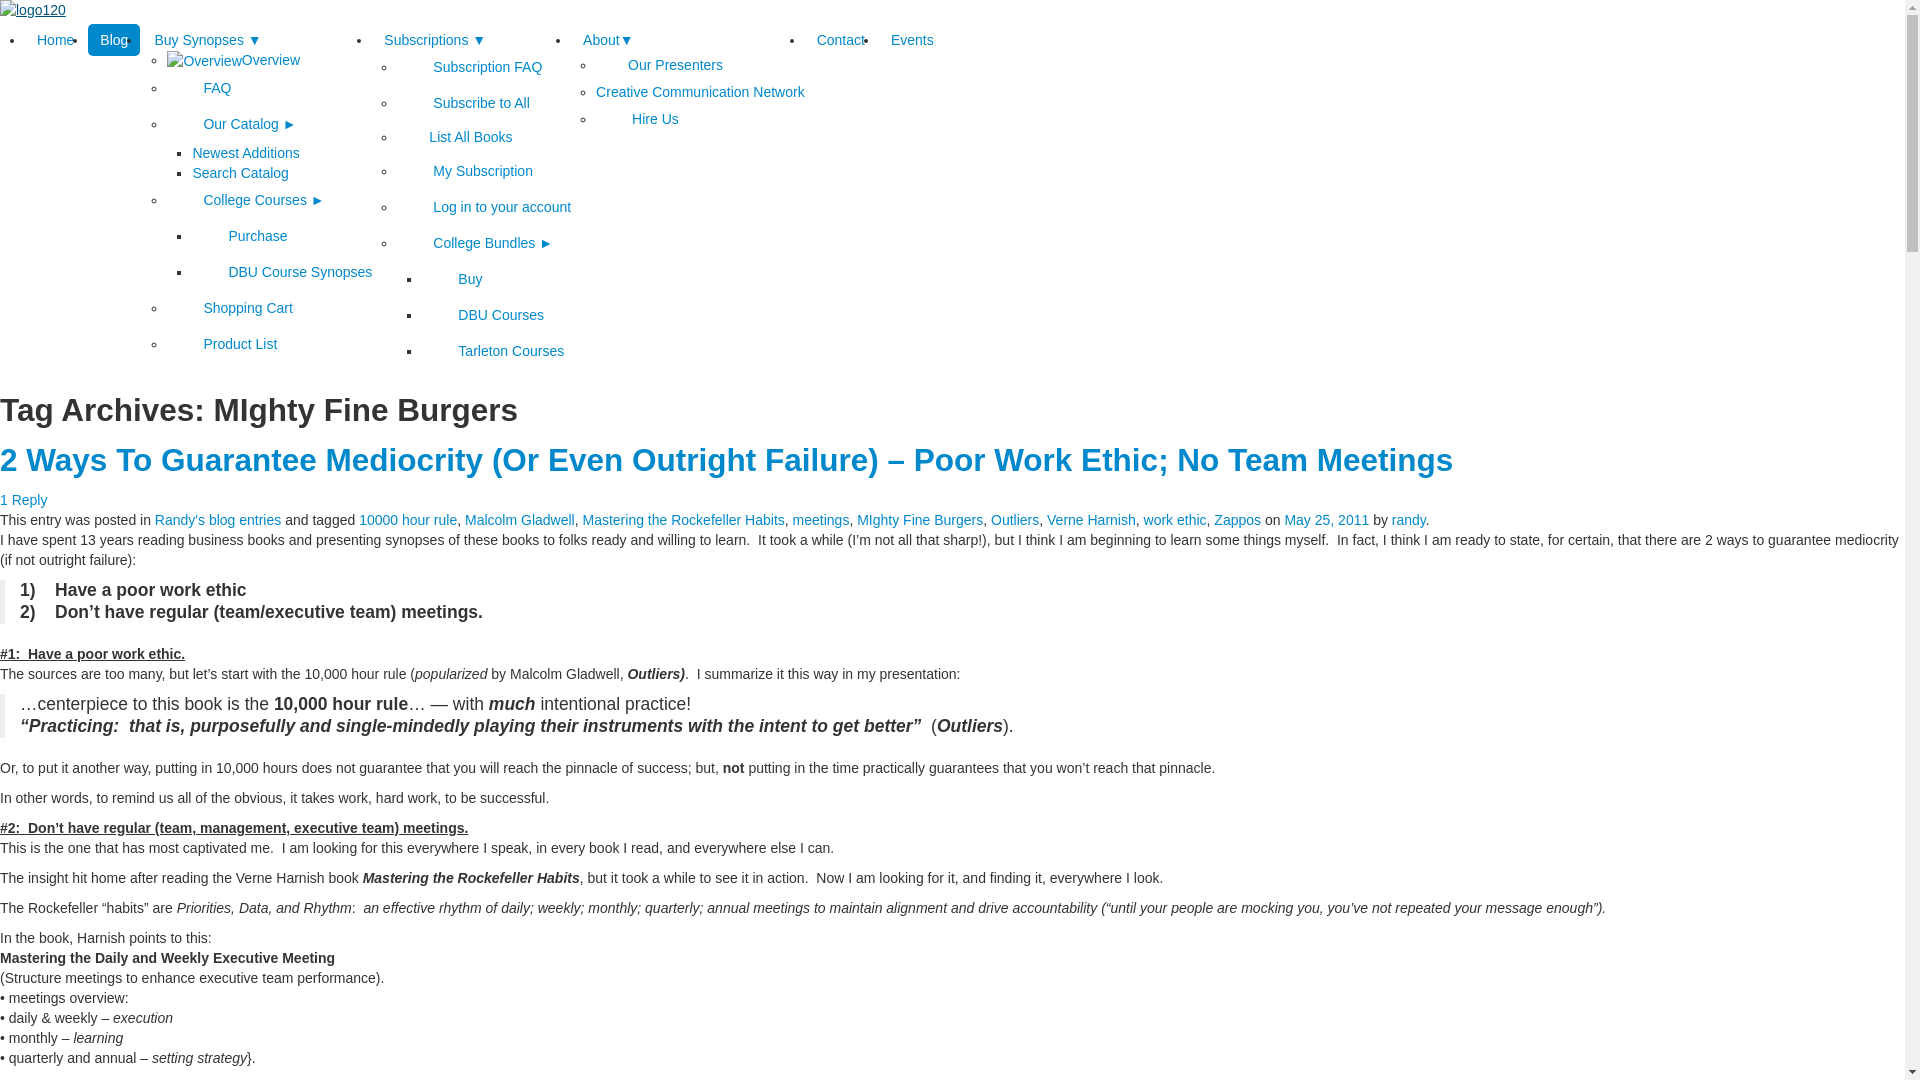  Describe the element at coordinates (281, 272) in the screenshot. I see `'DBU Course Synopses'` at that location.